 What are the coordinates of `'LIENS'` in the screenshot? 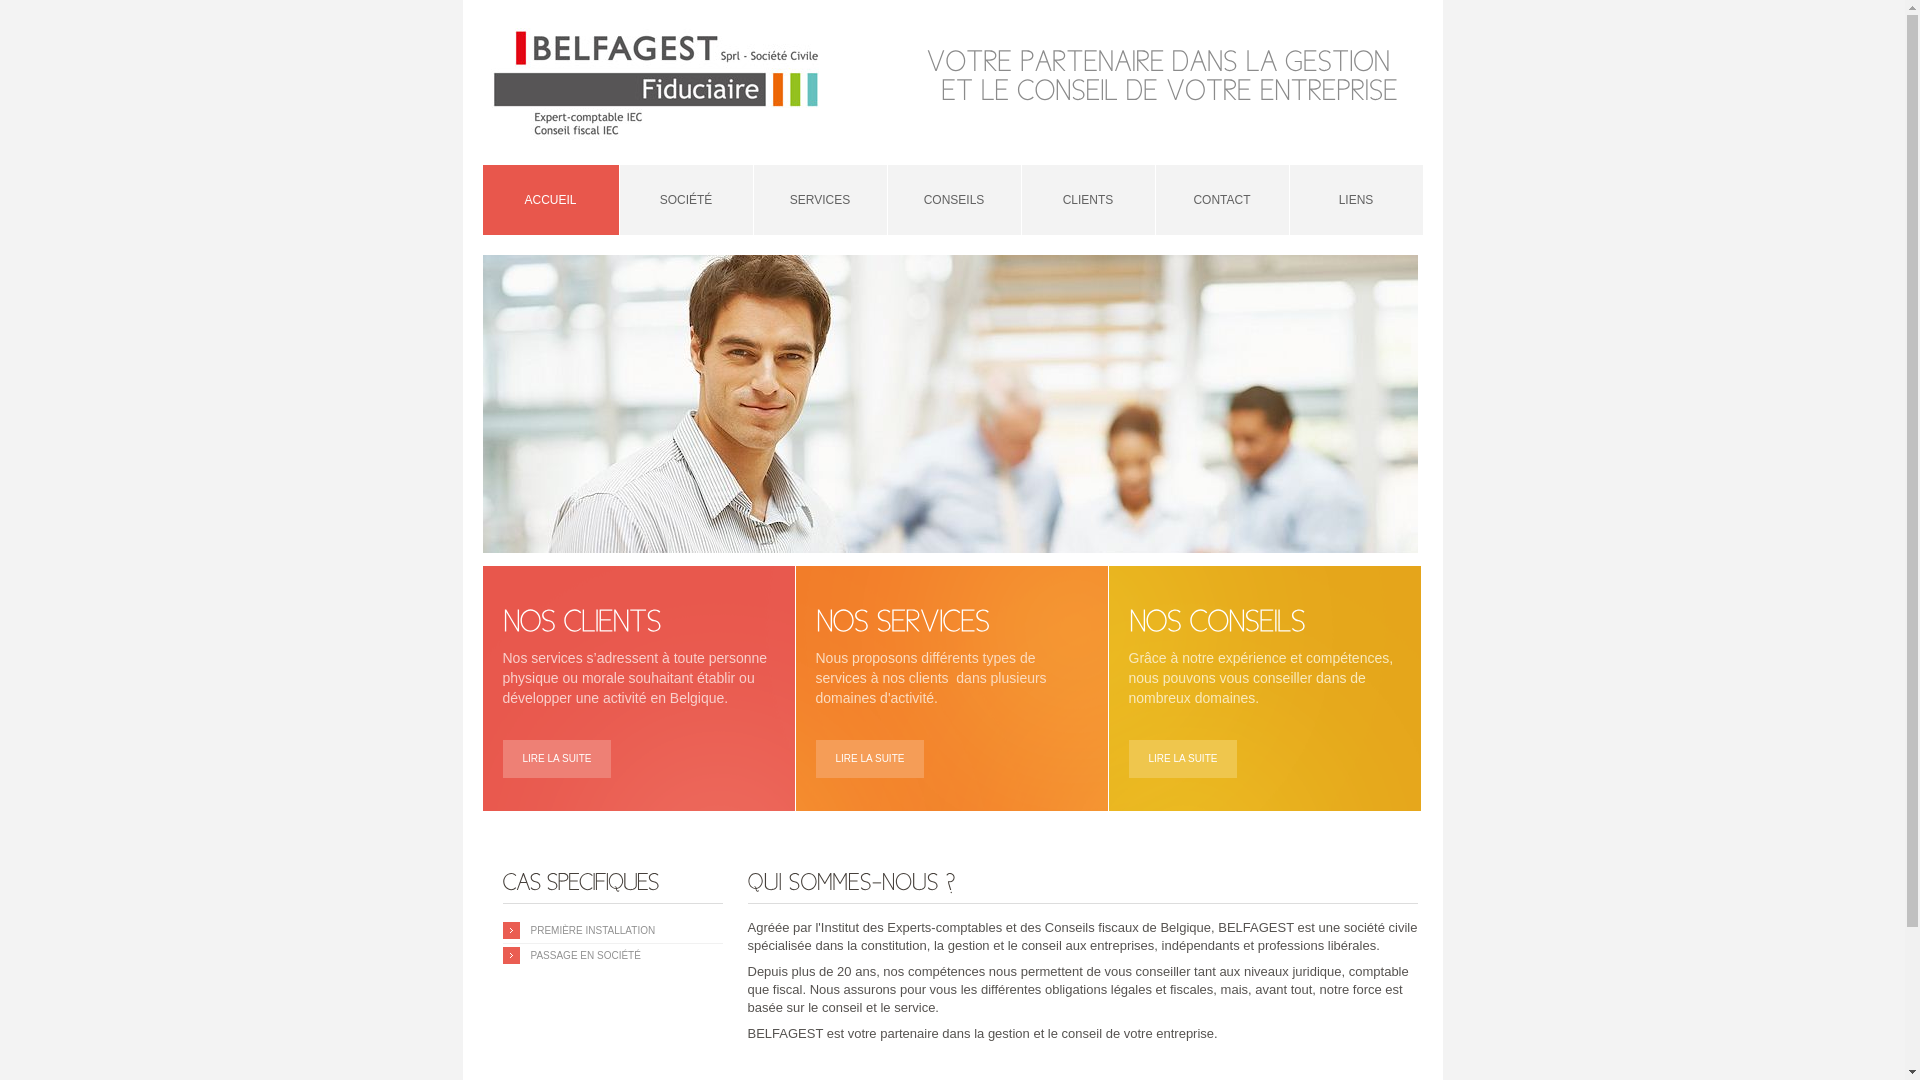 It's located at (1356, 200).